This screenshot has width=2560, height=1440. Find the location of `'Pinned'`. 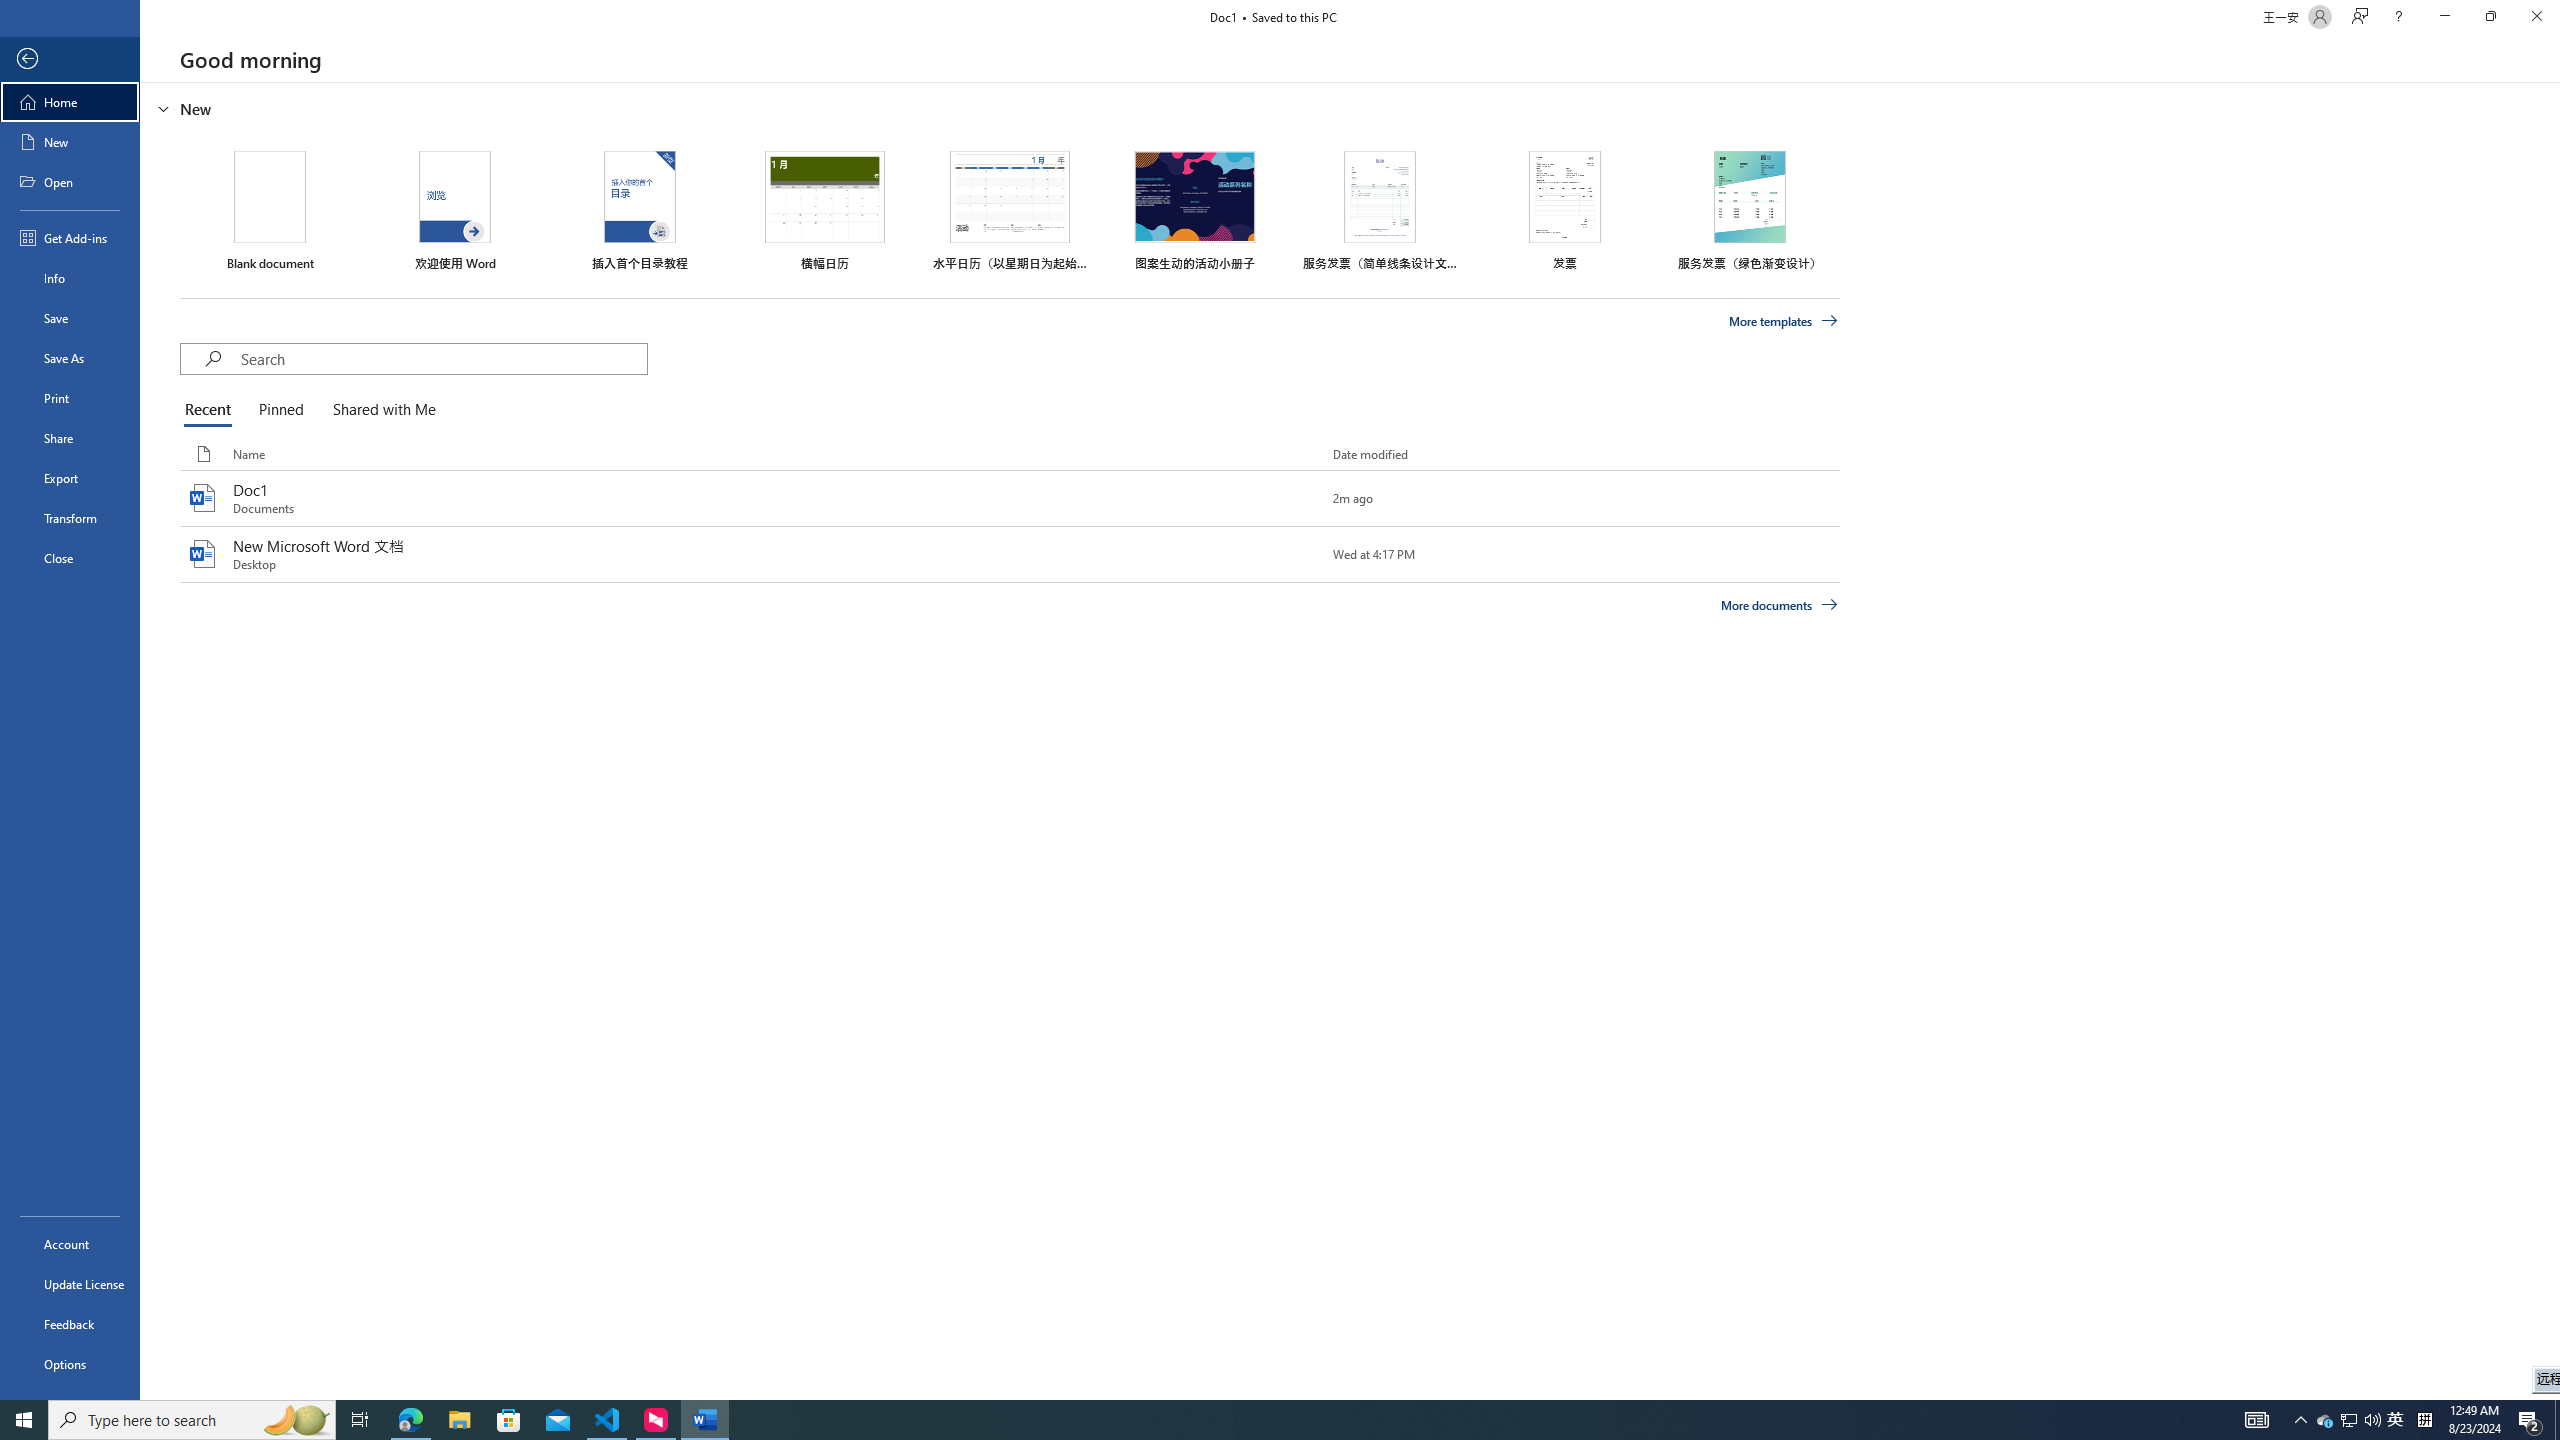

'Pinned' is located at coordinates (280, 410).